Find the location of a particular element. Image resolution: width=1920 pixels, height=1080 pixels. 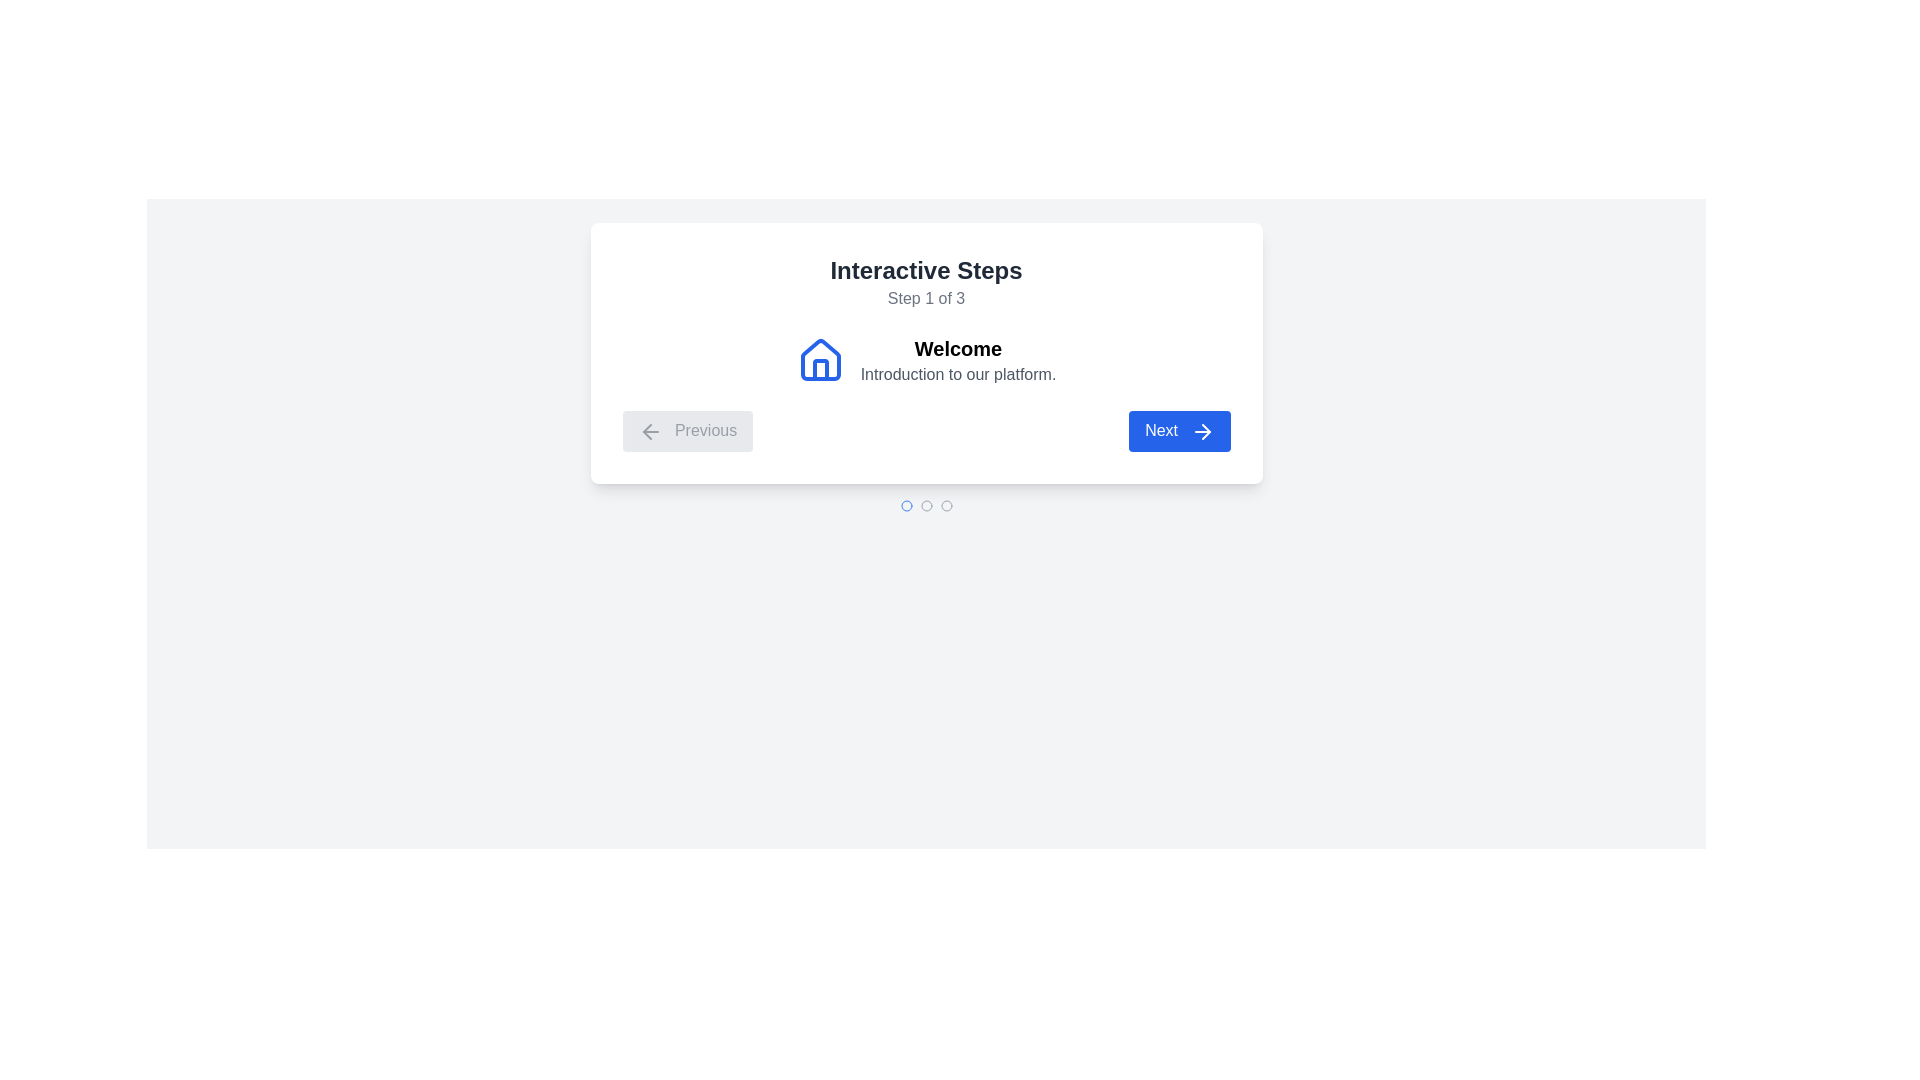

the decorative rightward-pointing arrow icon inside the 'Next' button, which is located at the bottom right of the central card panel is located at coordinates (1204, 430).